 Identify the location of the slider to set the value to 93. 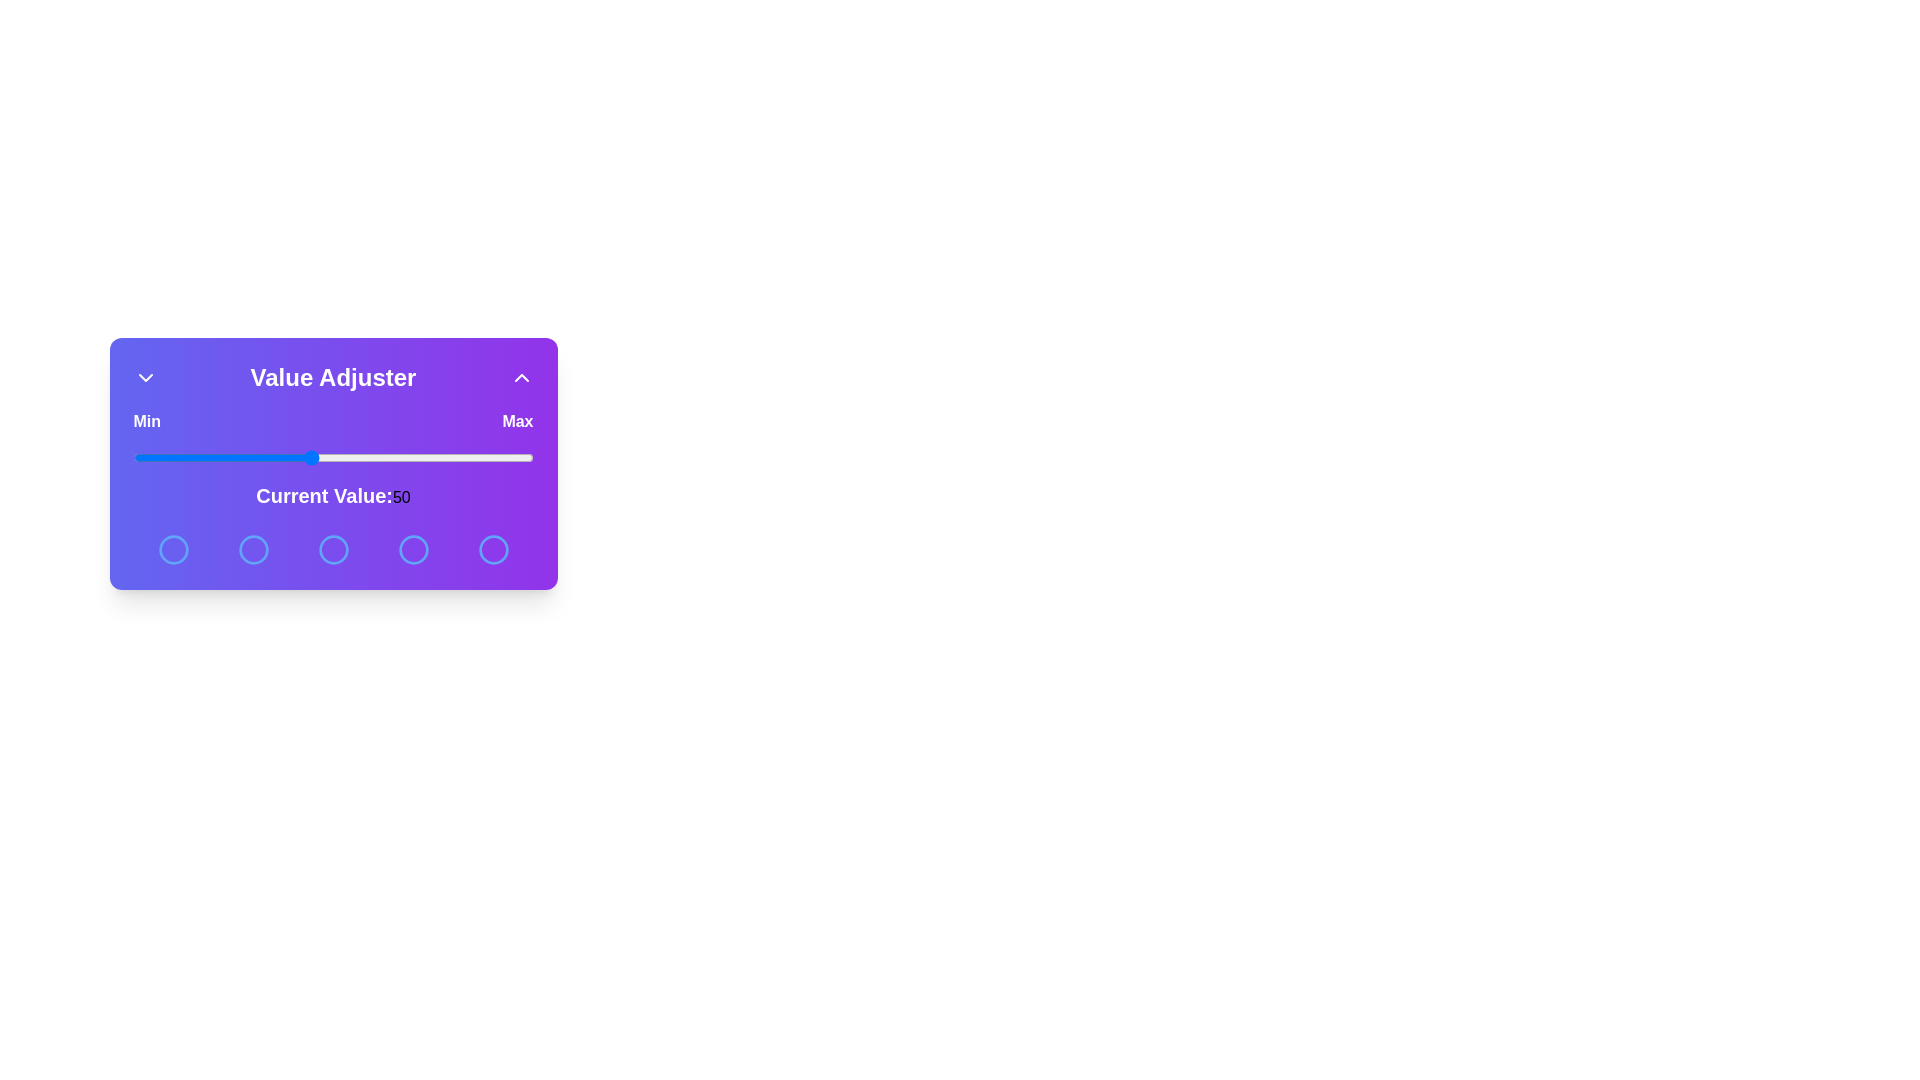
(502, 458).